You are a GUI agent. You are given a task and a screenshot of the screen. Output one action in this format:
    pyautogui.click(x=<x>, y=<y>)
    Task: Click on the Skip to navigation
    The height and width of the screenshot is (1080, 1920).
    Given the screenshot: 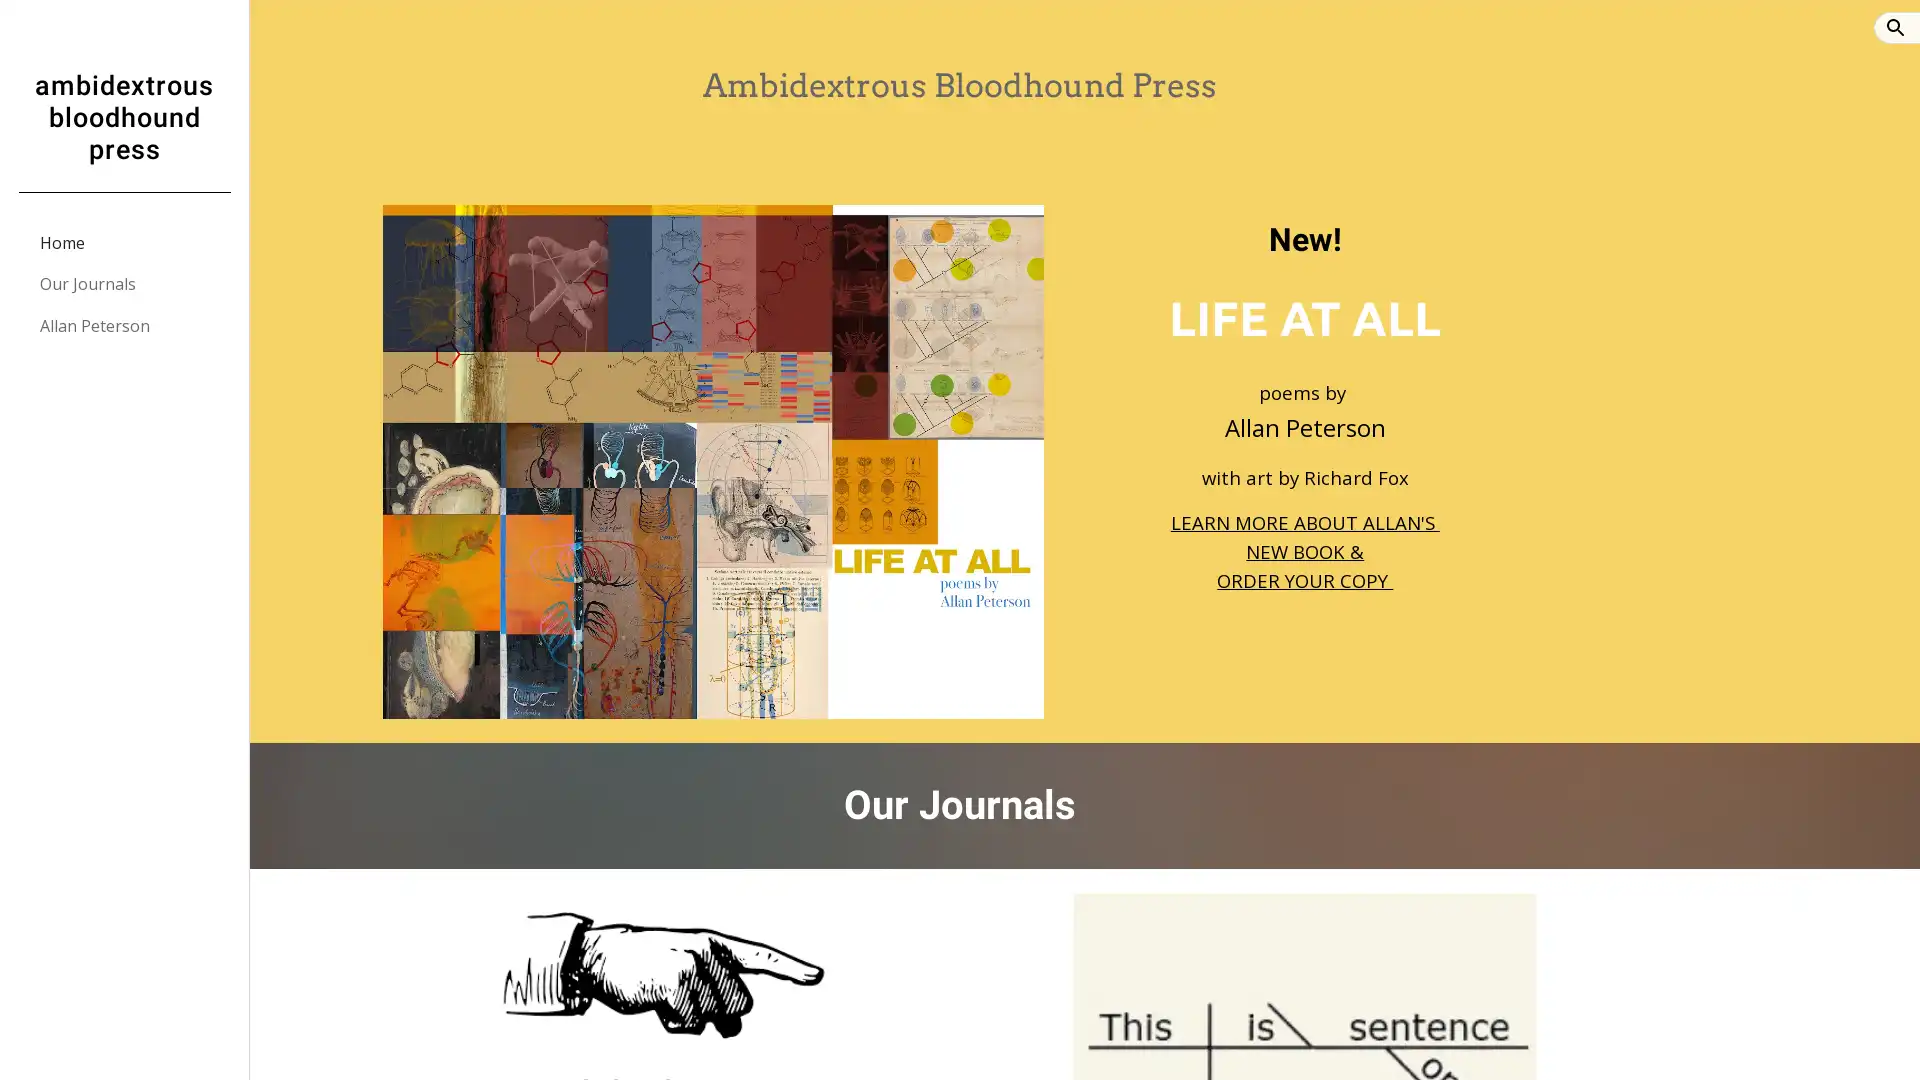 What is the action you would take?
    pyautogui.click(x=1139, y=37)
    